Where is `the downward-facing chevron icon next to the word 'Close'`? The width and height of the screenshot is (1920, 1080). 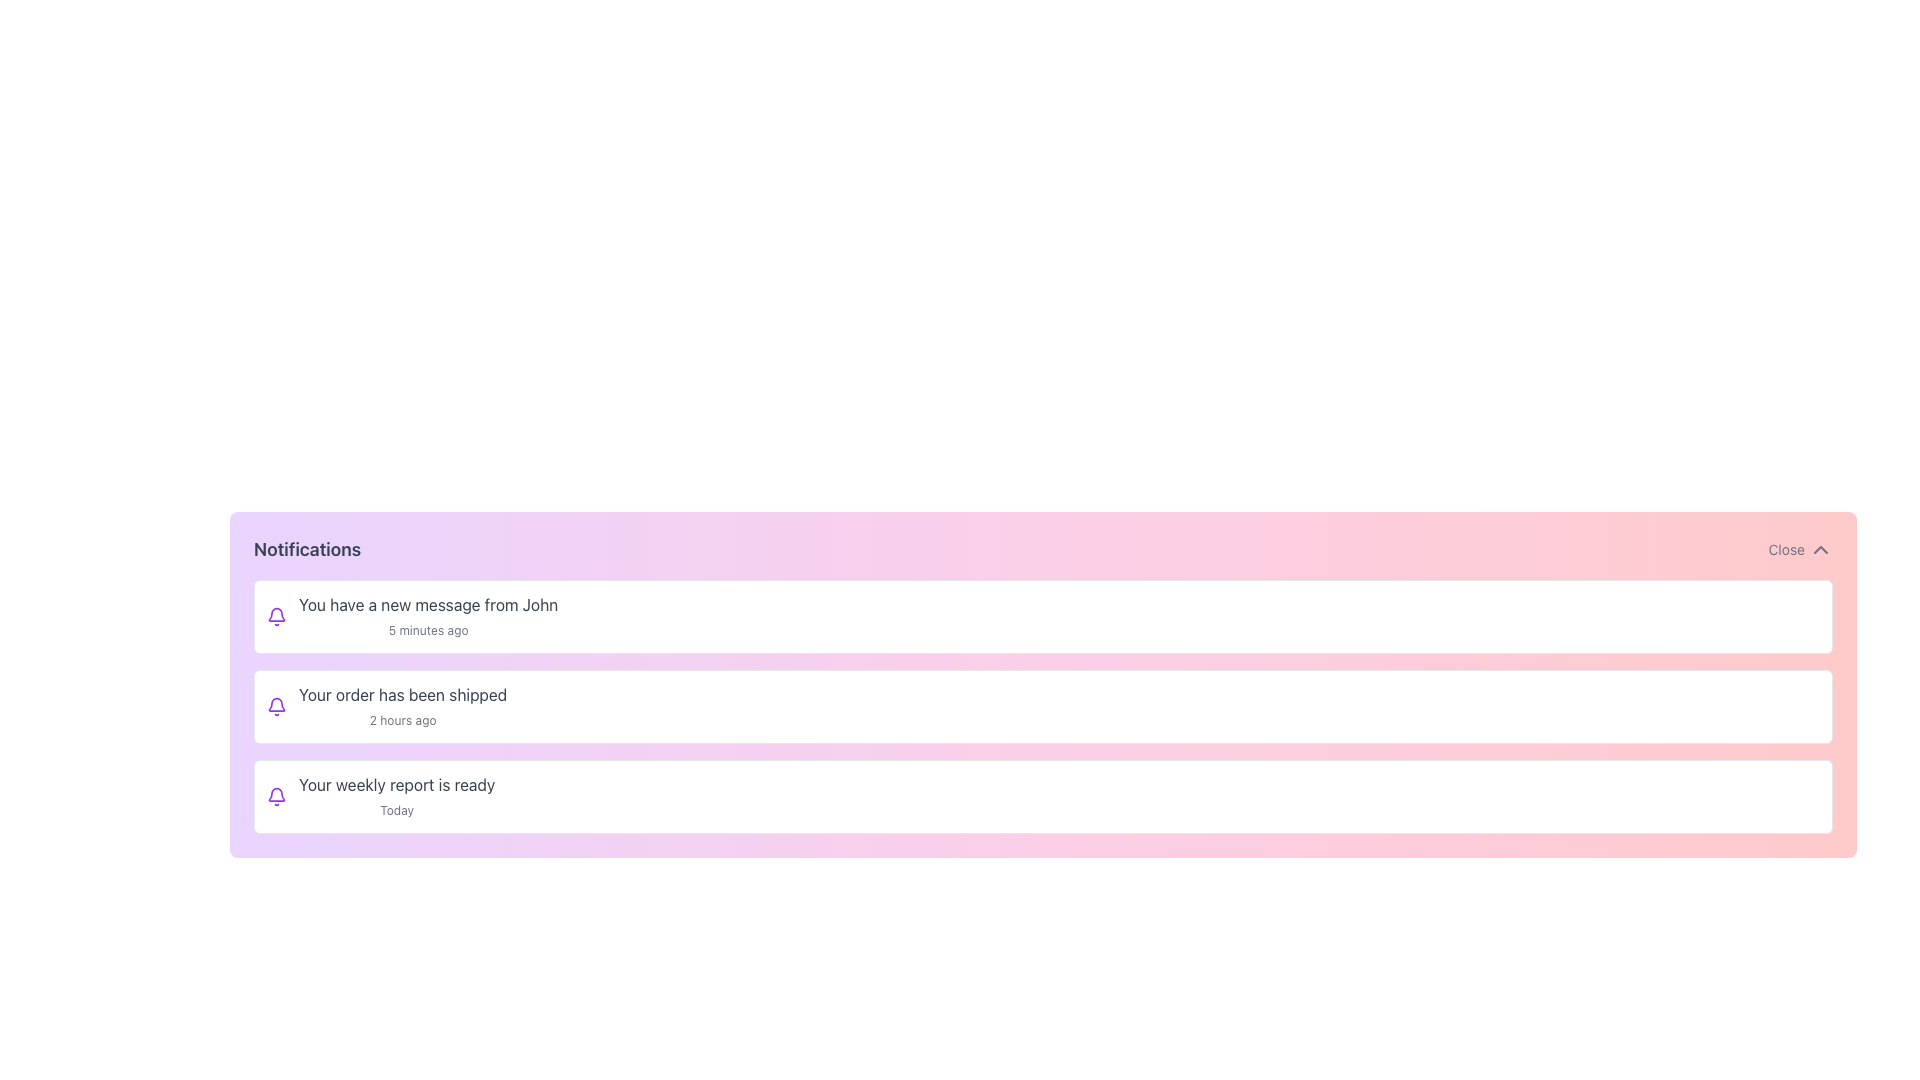 the downward-facing chevron icon next to the word 'Close' is located at coordinates (1820, 550).